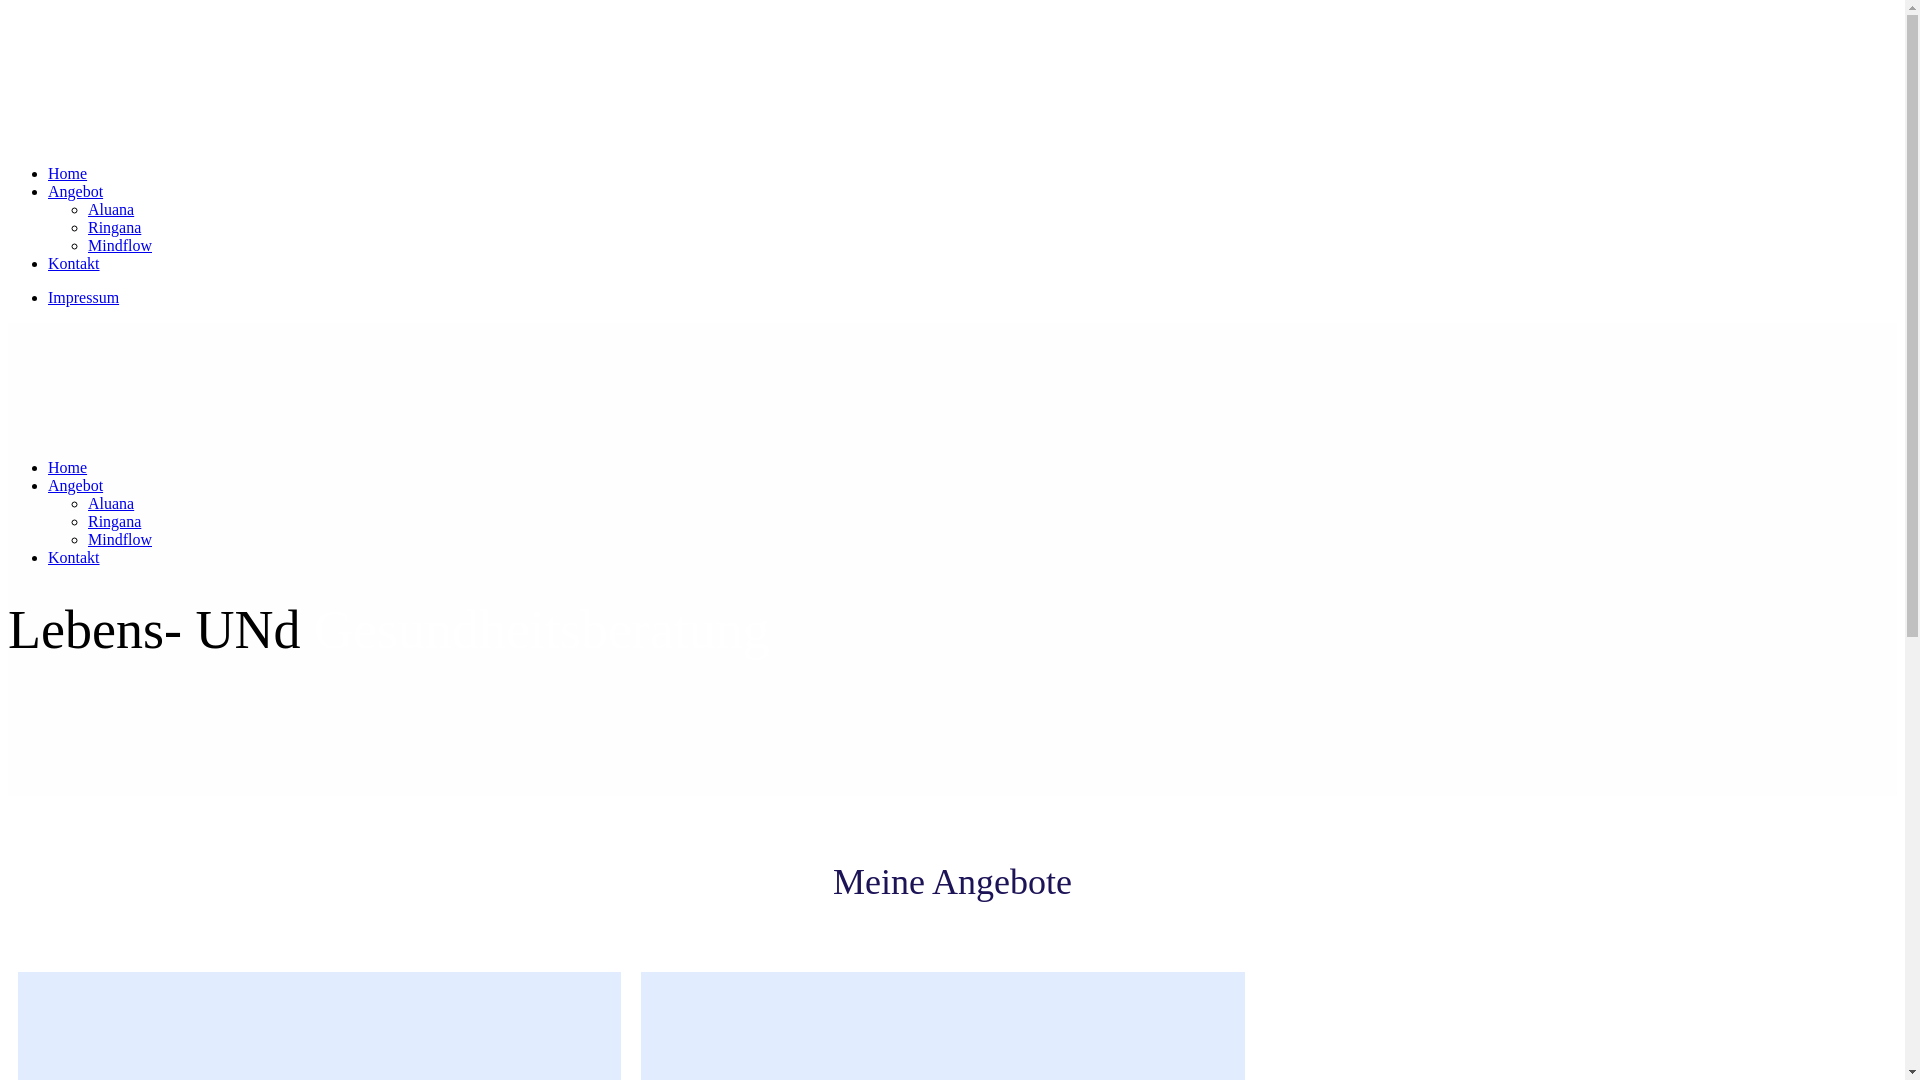  What do you see at coordinates (113, 226) in the screenshot?
I see `'Ringana'` at bounding box center [113, 226].